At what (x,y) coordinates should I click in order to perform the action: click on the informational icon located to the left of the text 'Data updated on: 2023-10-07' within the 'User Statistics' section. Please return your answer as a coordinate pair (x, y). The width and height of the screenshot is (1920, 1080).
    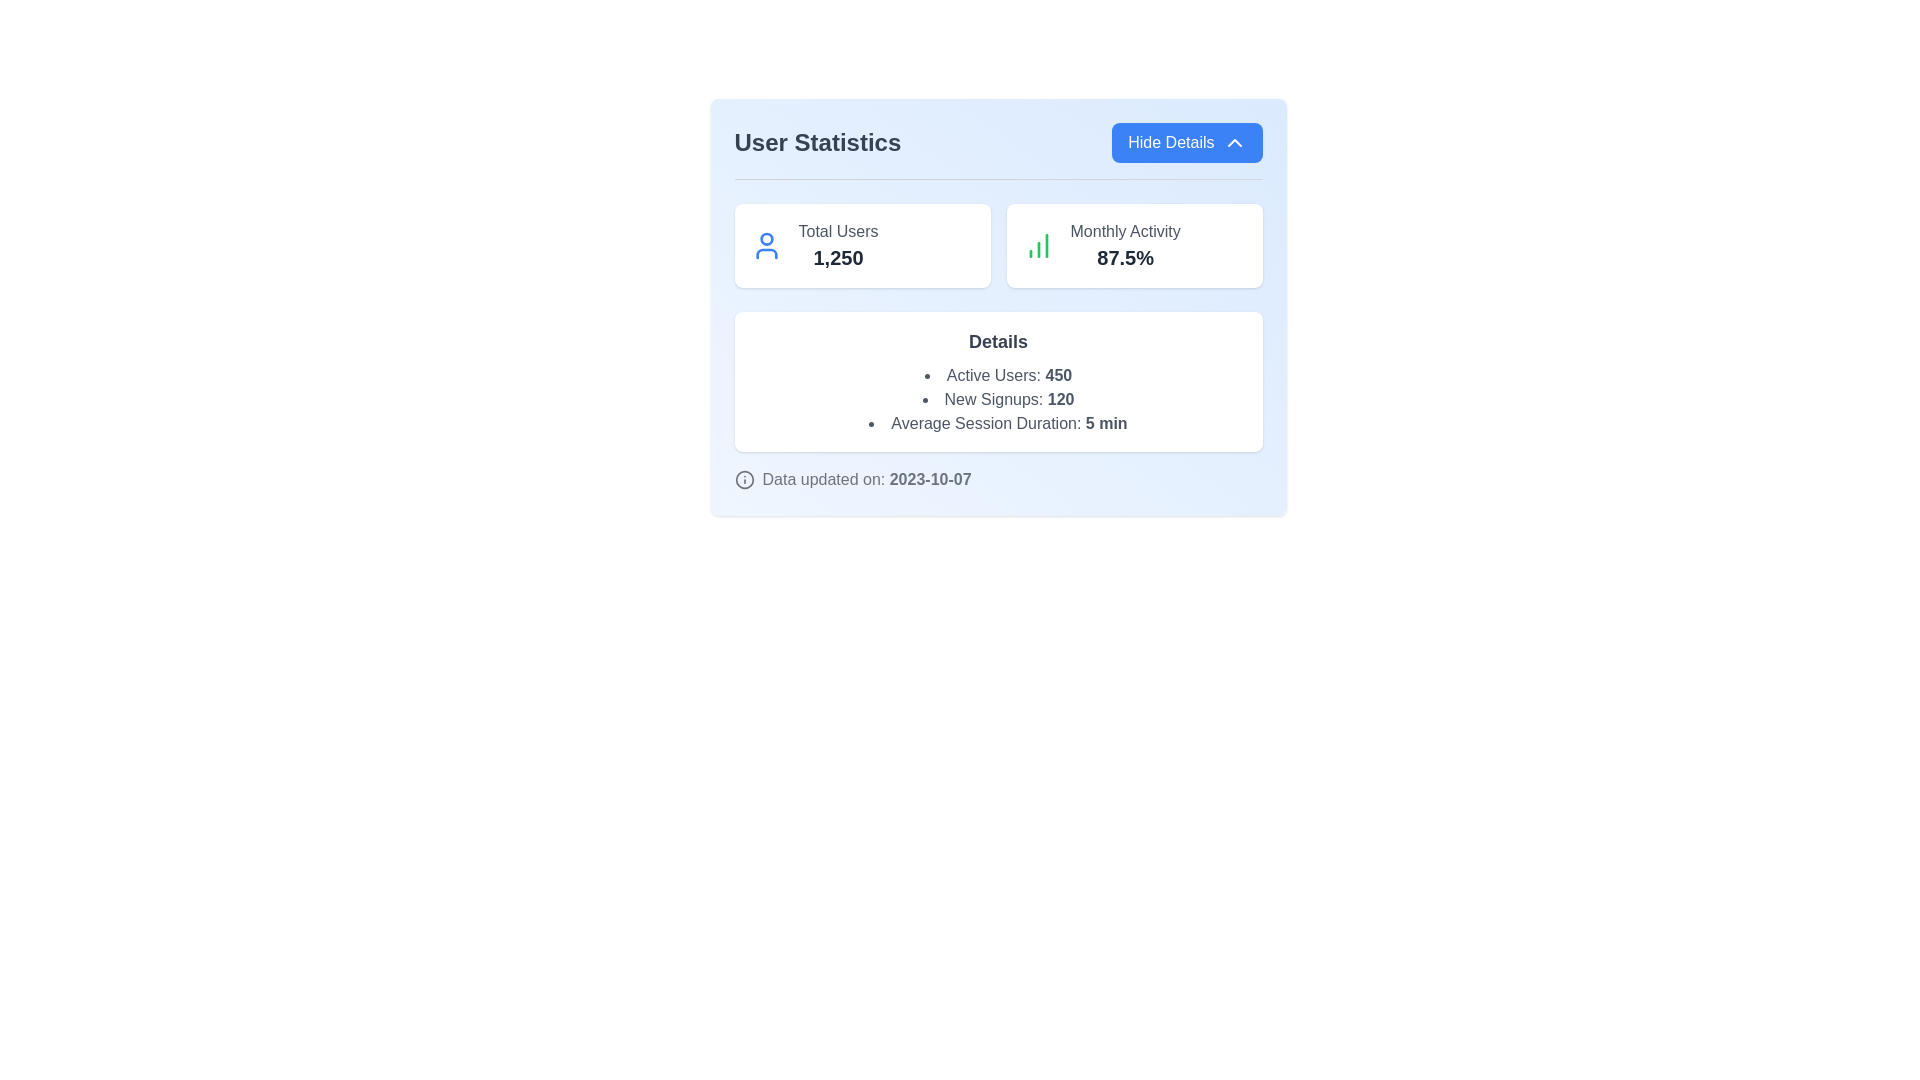
    Looking at the image, I should click on (743, 479).